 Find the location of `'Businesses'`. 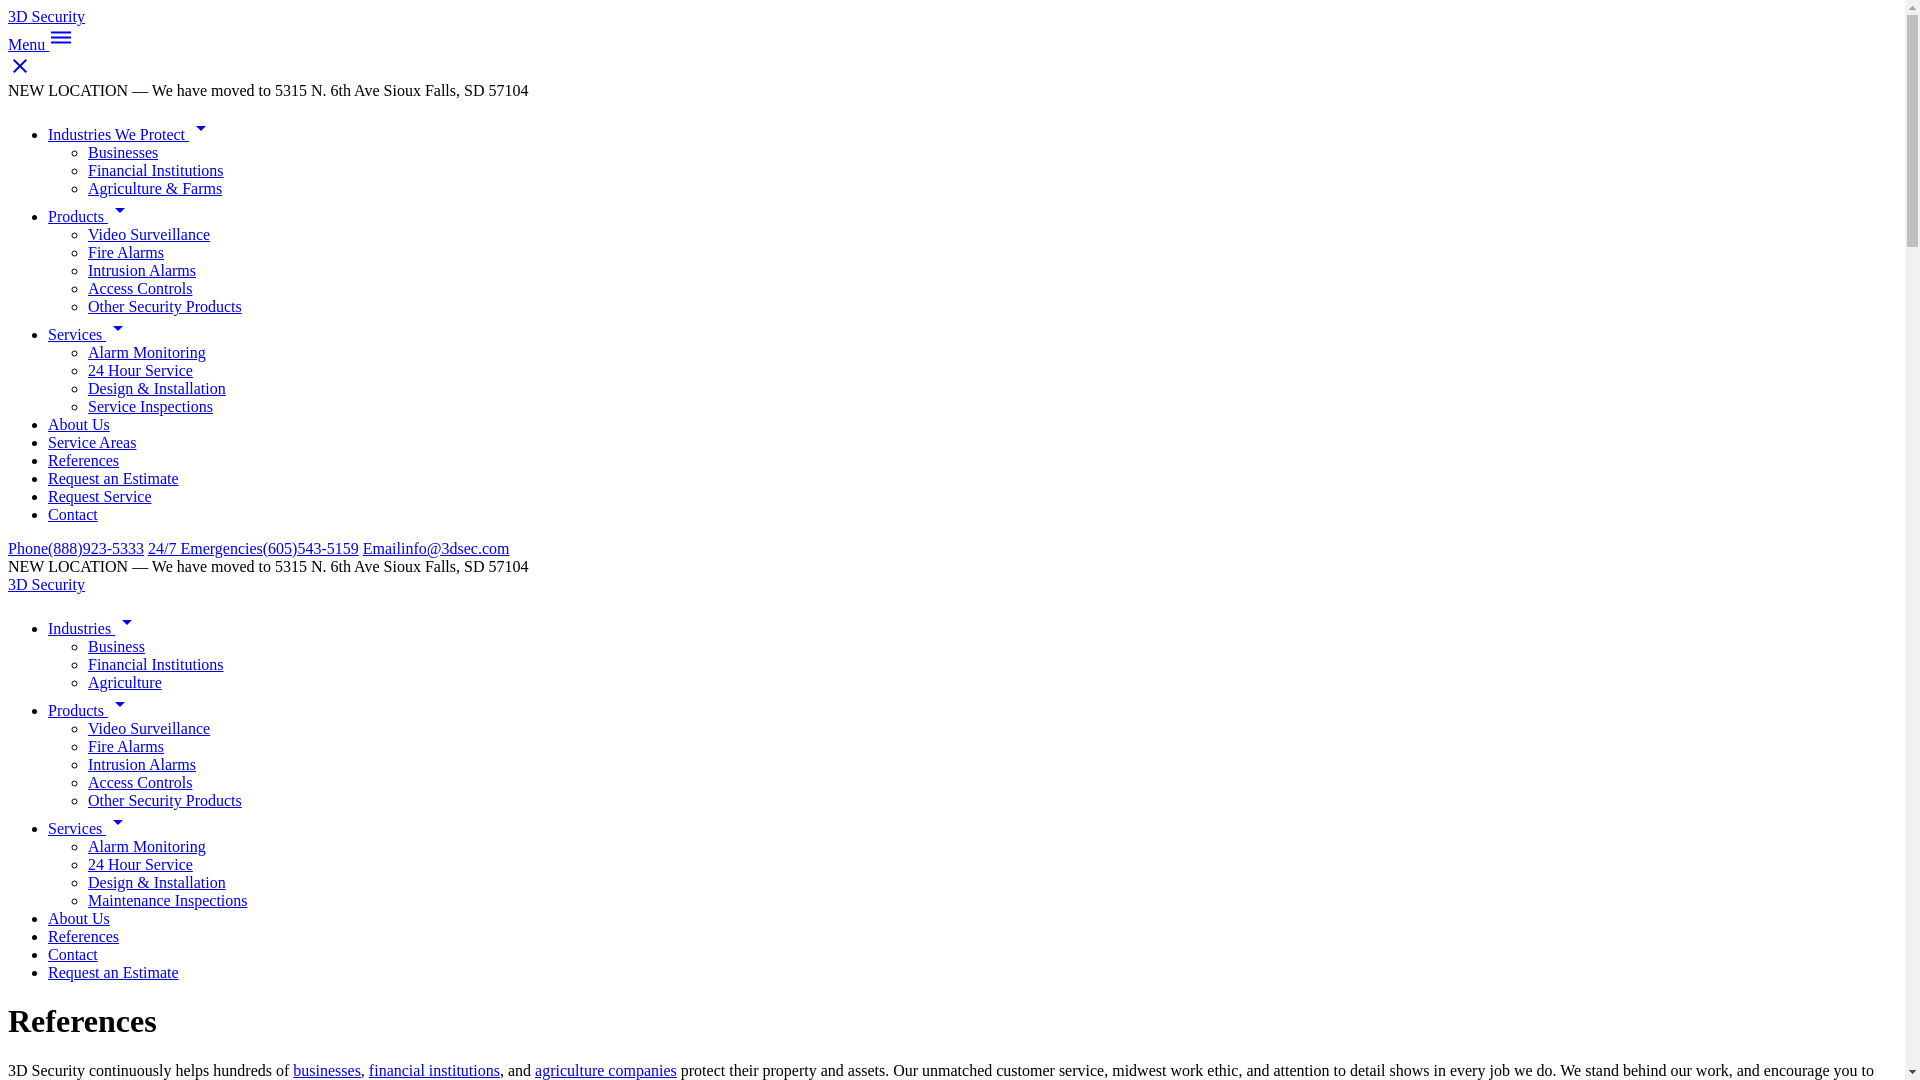

'Businesses' is located at coordinates (122, 151).